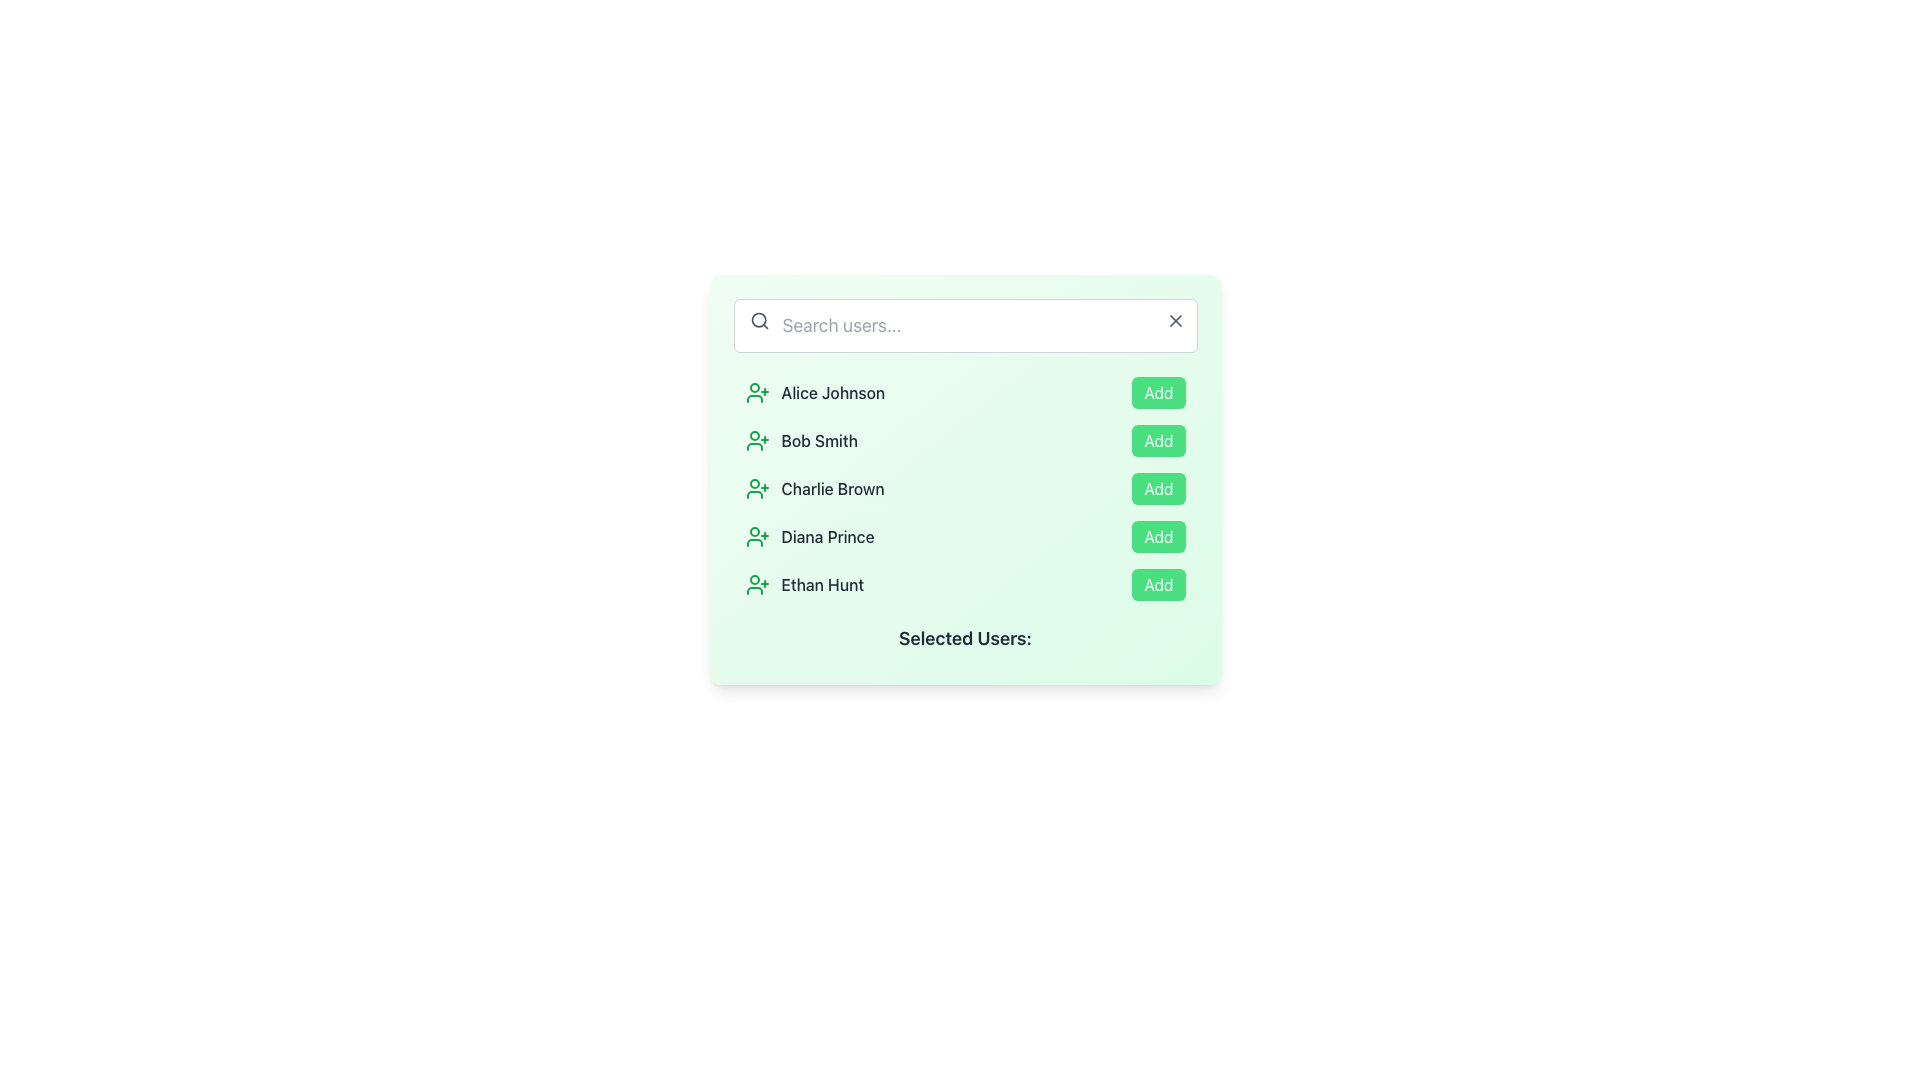 The height and width of the screenshot is (1080, 1920). What do you see at coordinates (965, 393) in the screenshot?
I see `the first row of the user list under the 'Search users...' header for keyboard-based interaction` at bounding box center [965, 393].